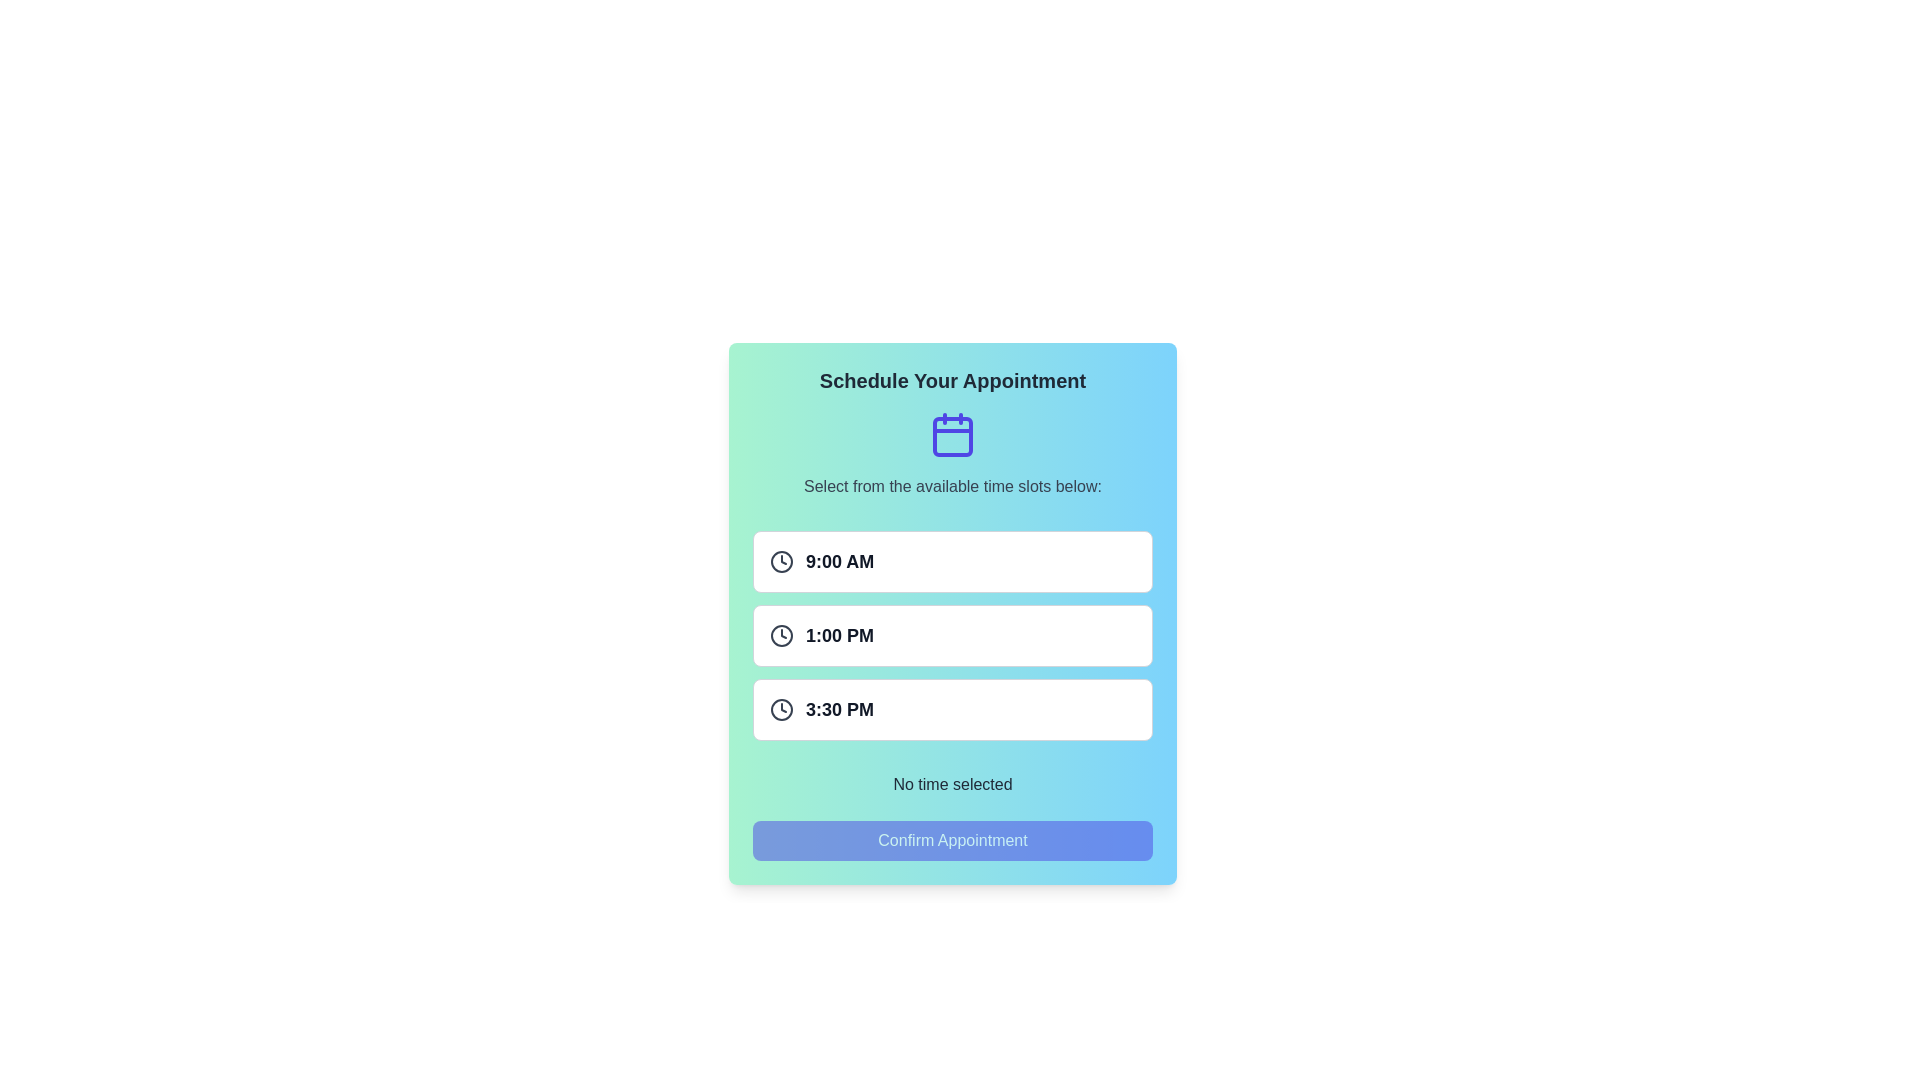 This screenshot has width=1920, height=1080. What do you see at coordinates (840, 562) in the screenshot?
I see `the Static Text representing the 9:00 AM appointment time, which is part of the interactive time slot selection group` at bounding box center [840, 562].